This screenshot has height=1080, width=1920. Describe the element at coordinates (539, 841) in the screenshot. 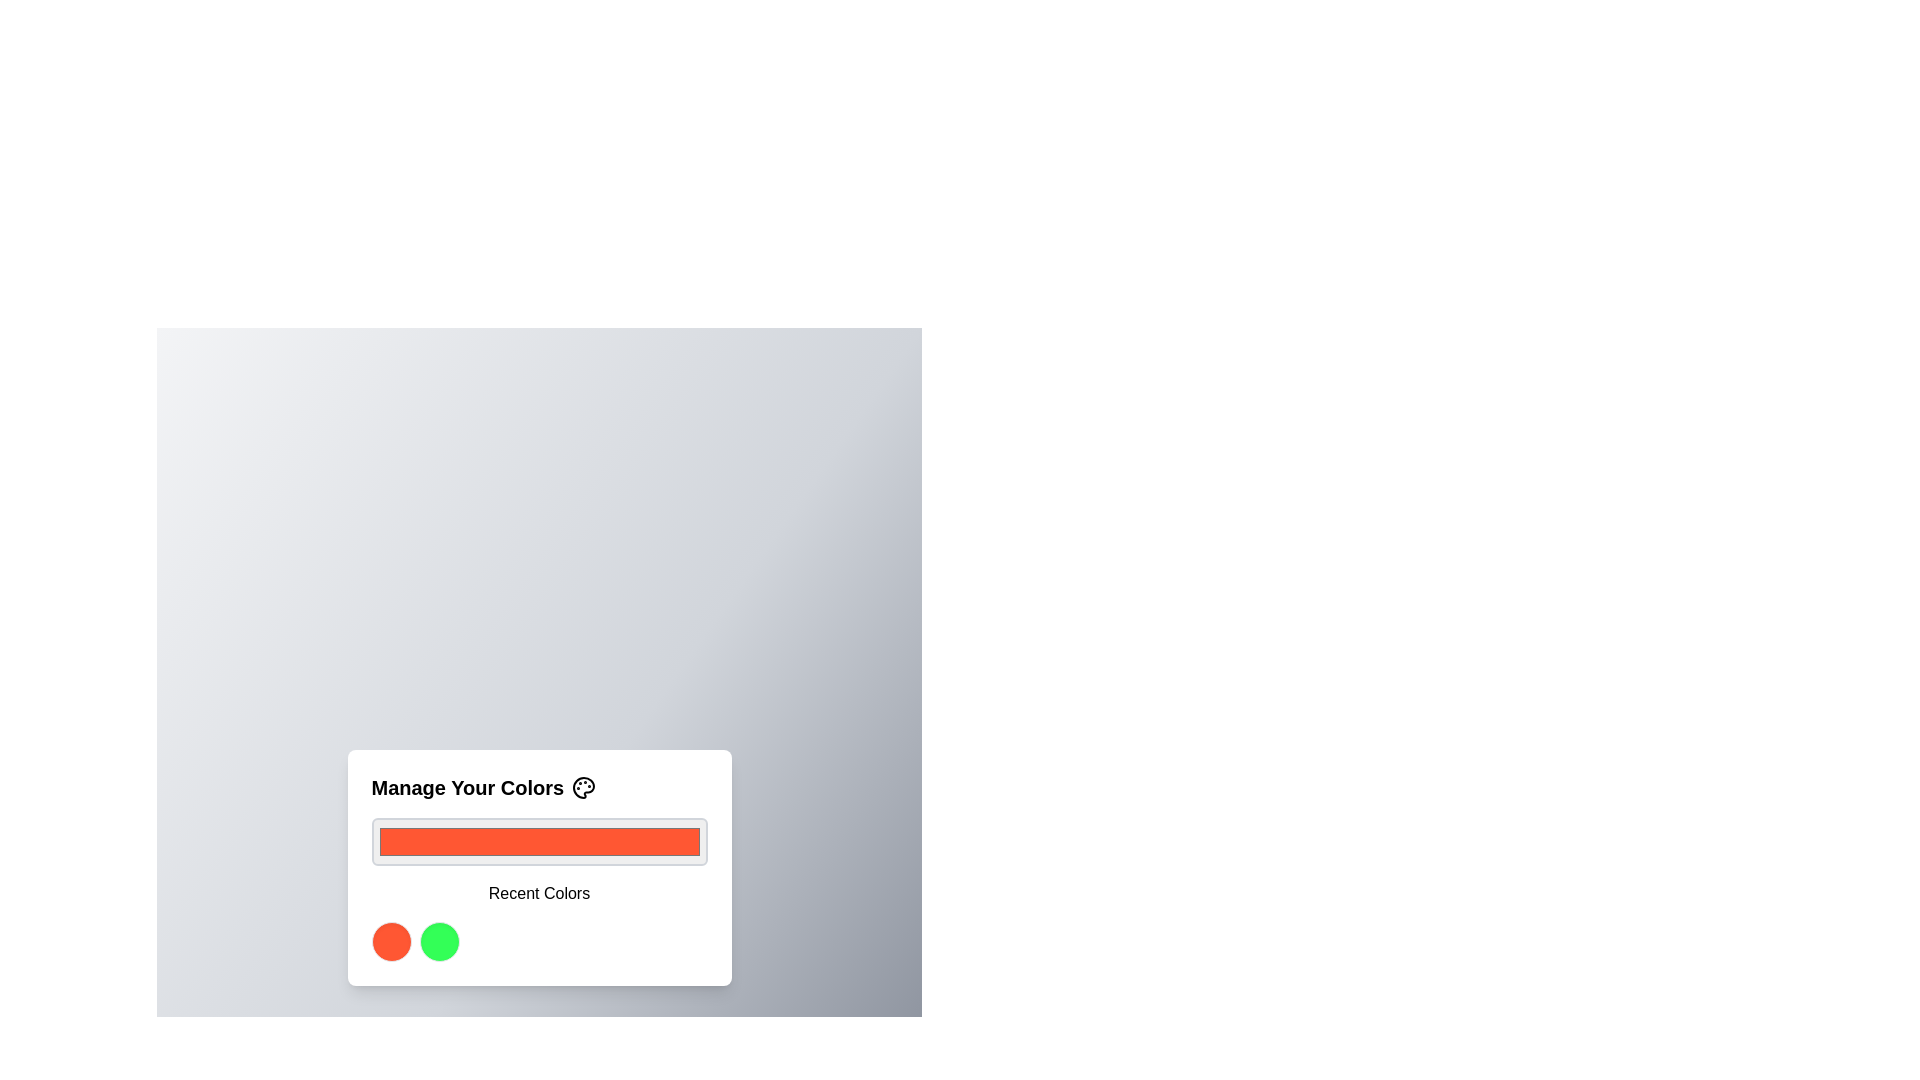

I see `the color input field located below the title 'Manage Your Colors' to select a color` at that location.